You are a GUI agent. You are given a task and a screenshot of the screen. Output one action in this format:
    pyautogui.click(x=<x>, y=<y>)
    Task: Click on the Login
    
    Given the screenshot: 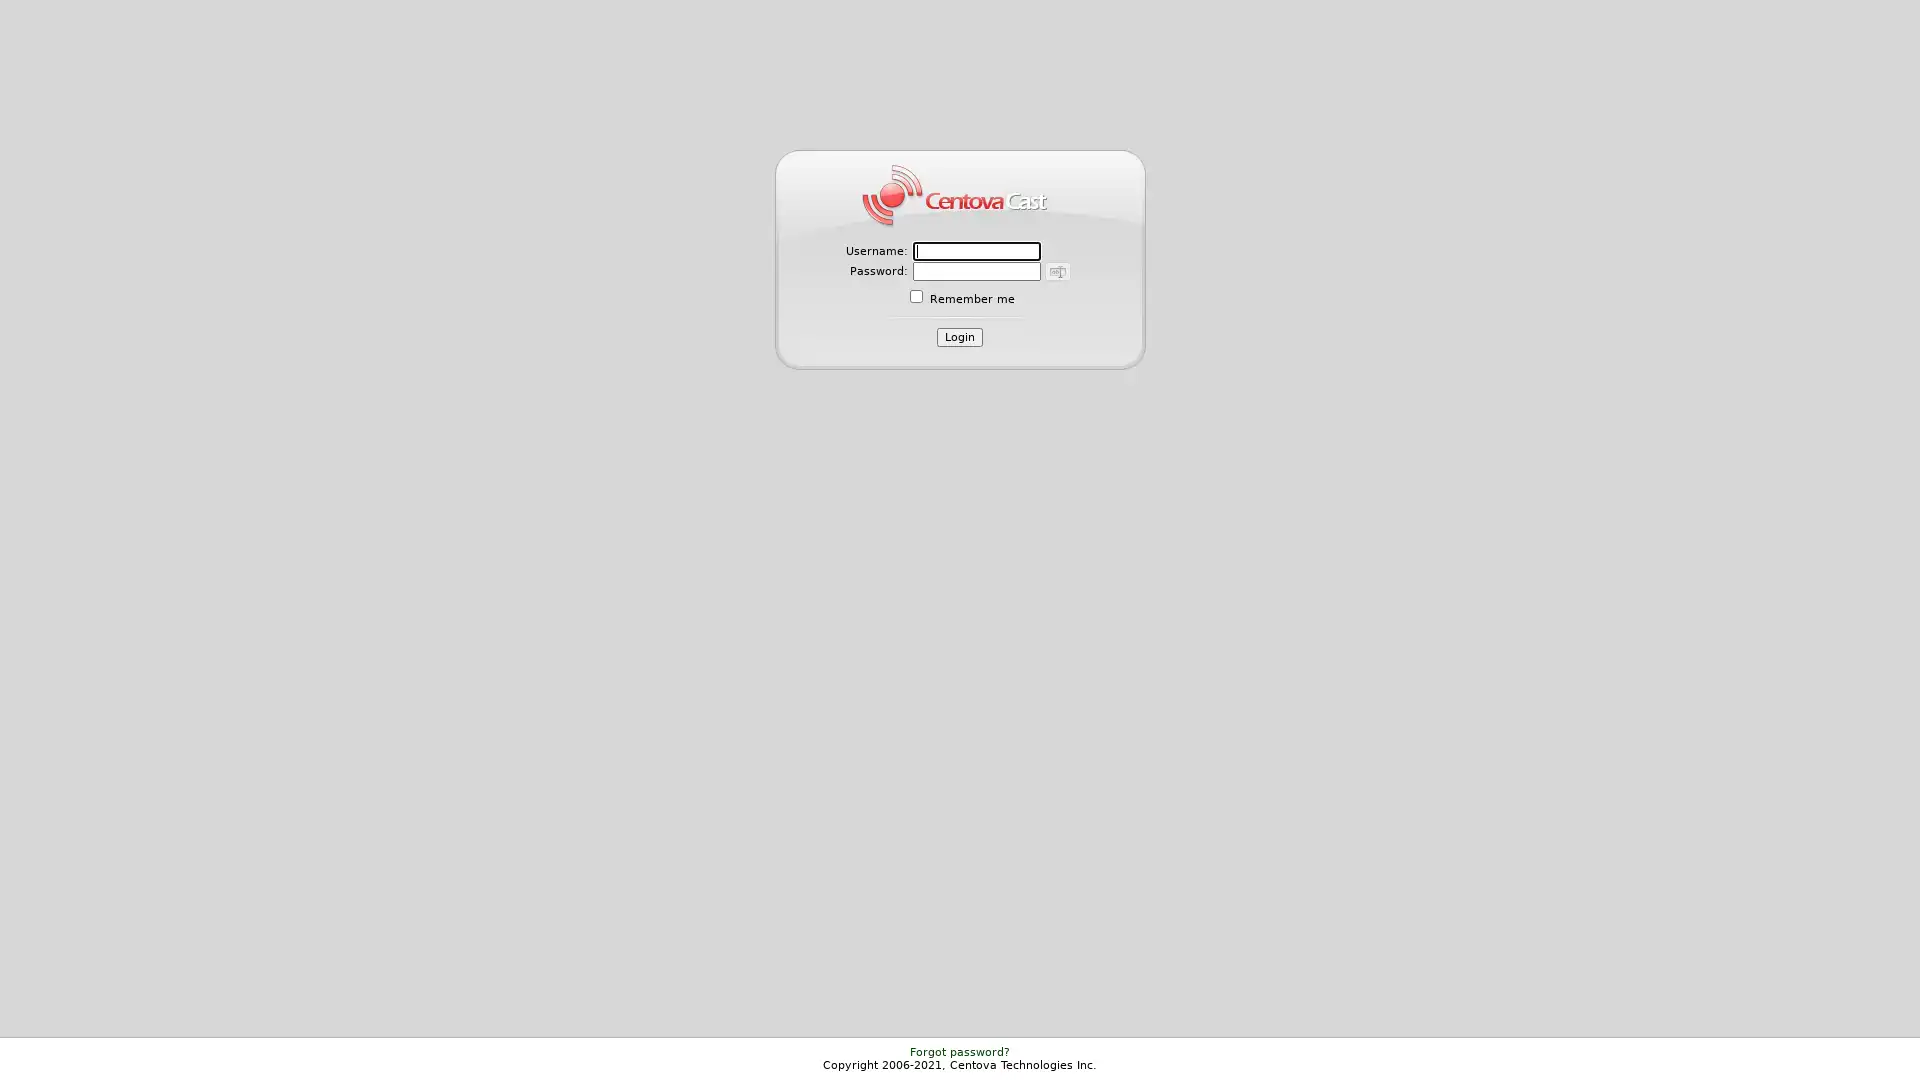 What is the action you would take?
    pyautogui.click(x=960, y=336)
    